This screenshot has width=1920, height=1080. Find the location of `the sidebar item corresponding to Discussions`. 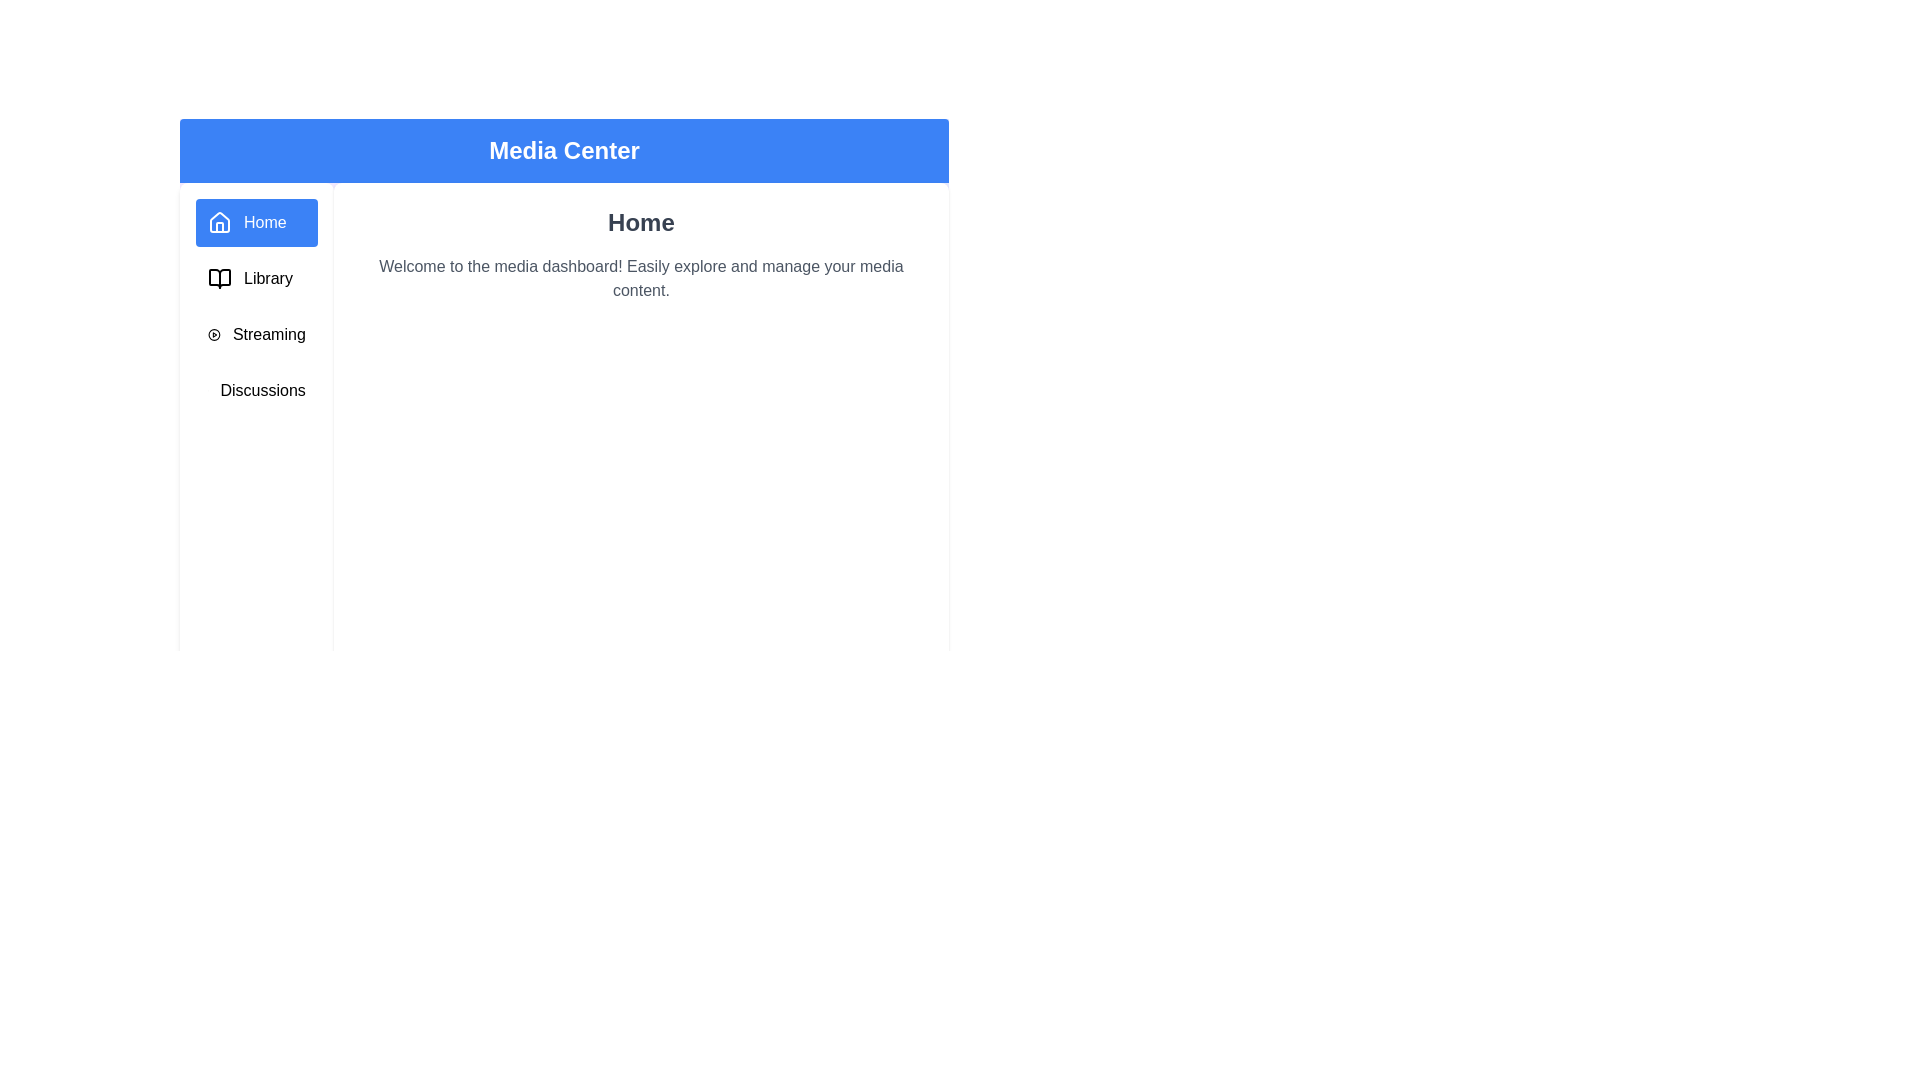

the sidebar item corresponding to Discussions is located at coordinates (255, 390).